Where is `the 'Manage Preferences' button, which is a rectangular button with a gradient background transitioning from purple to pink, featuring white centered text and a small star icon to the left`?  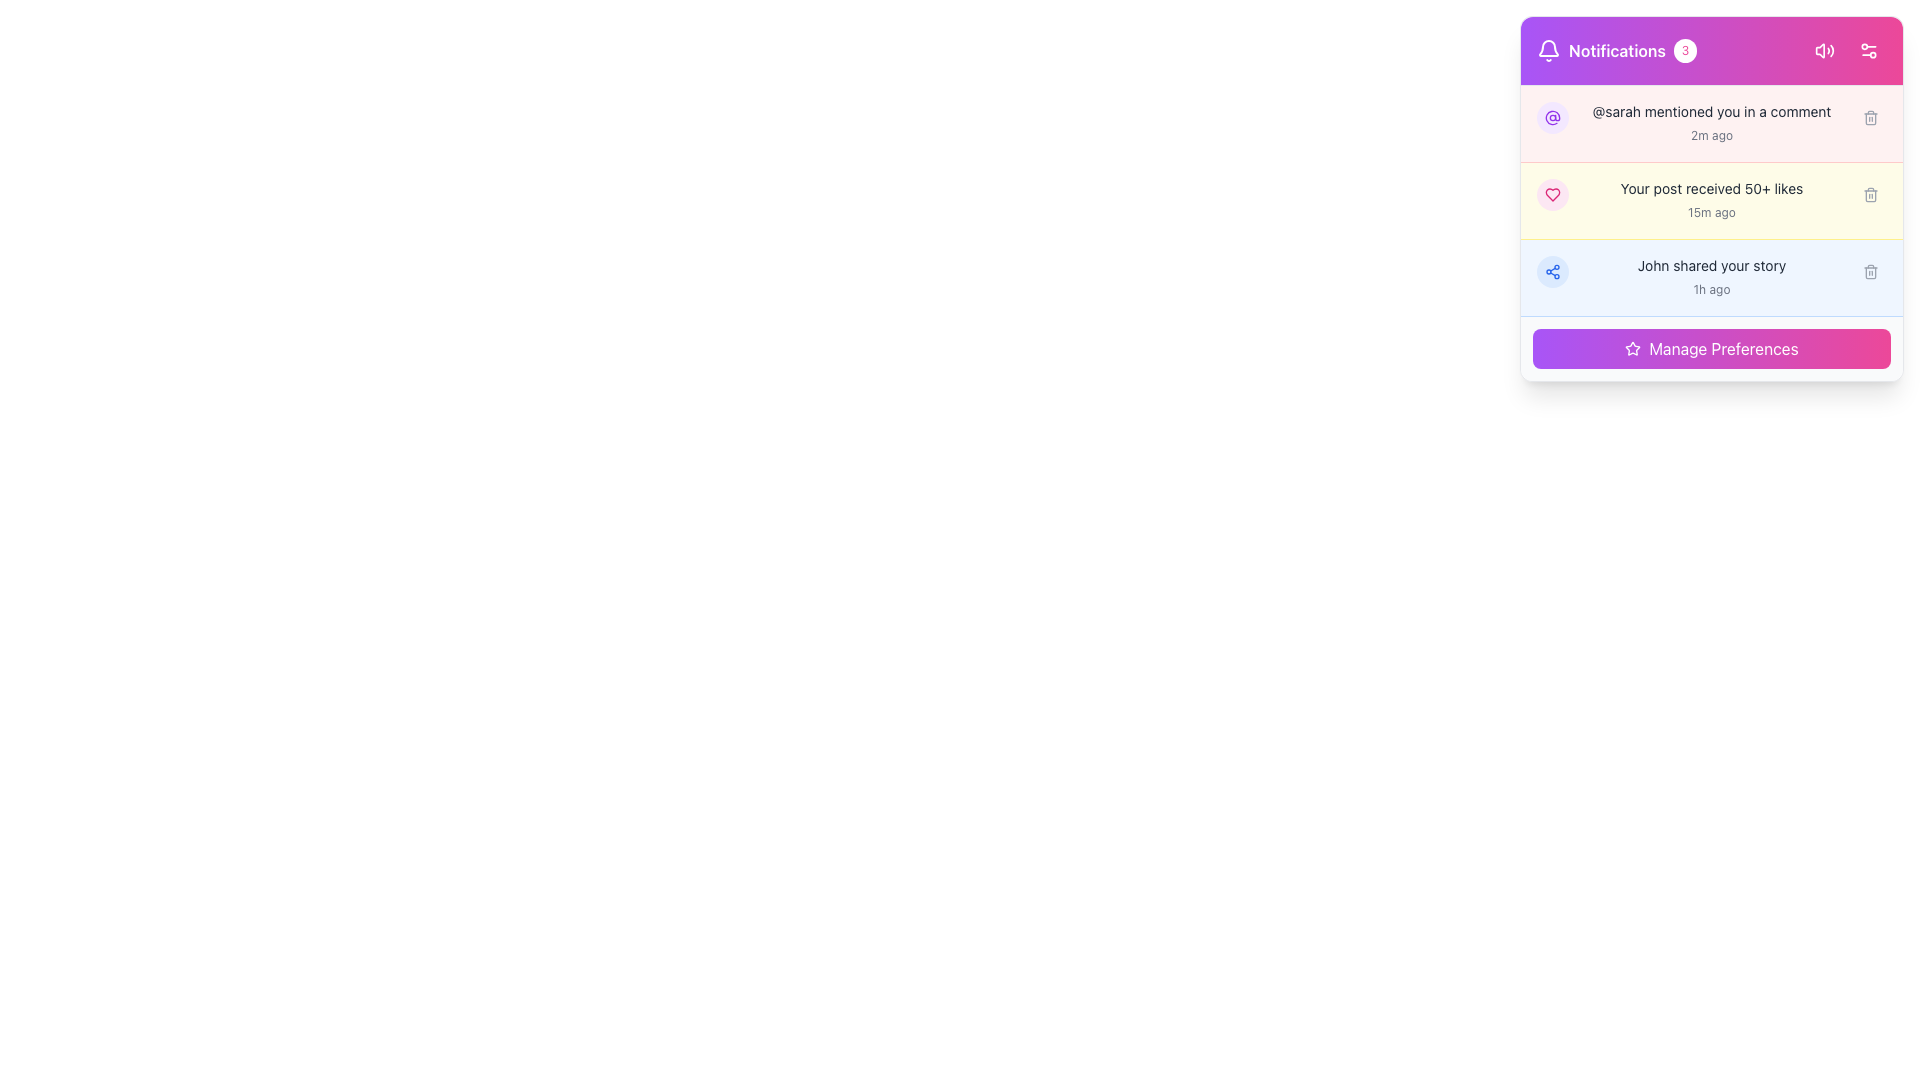 the 'Manage Preferences' button, which is a rectangular button with a gradient background transitioning from purple to pink, featuring white centered text and a small star icon to the left is located at coordinates (1711, 347).